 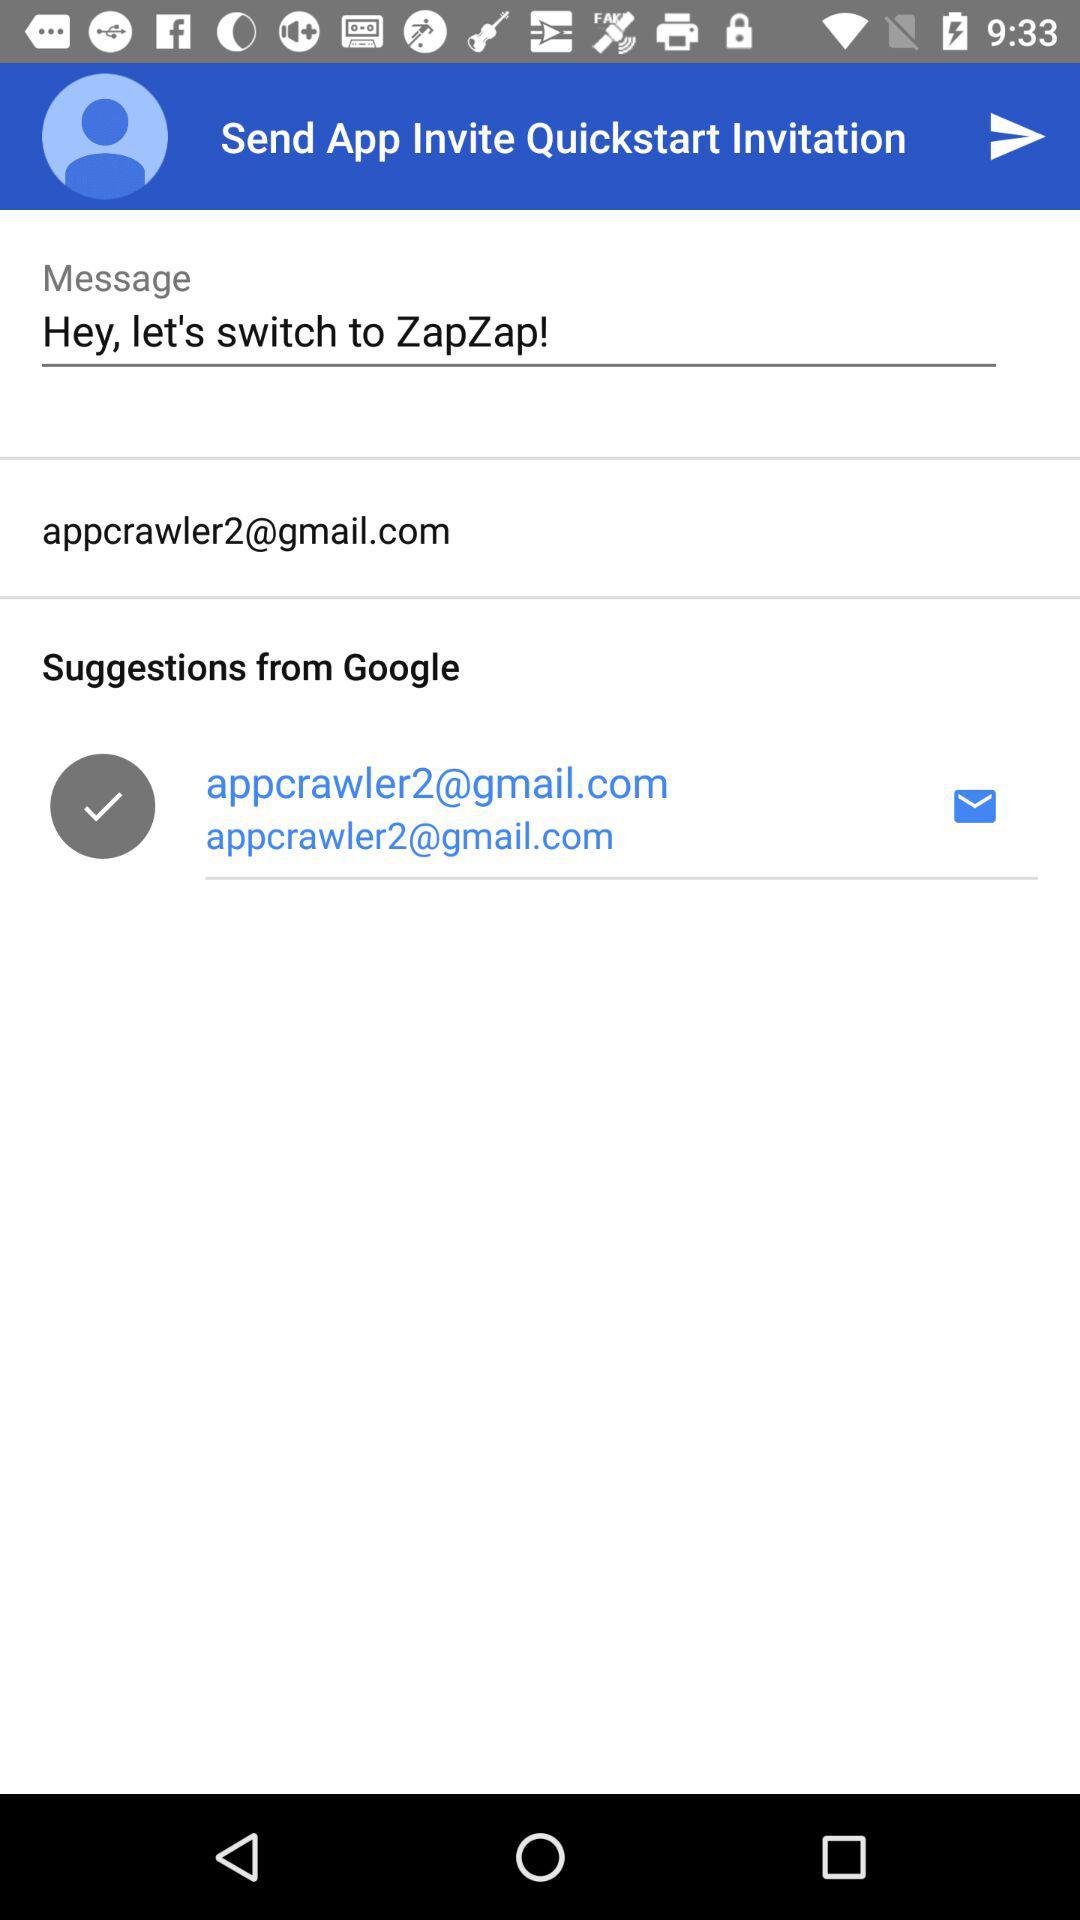 What do you see at coordinates (518, 330) in the screenshot?
I see `hey let s` at bounding box center [518, 330].